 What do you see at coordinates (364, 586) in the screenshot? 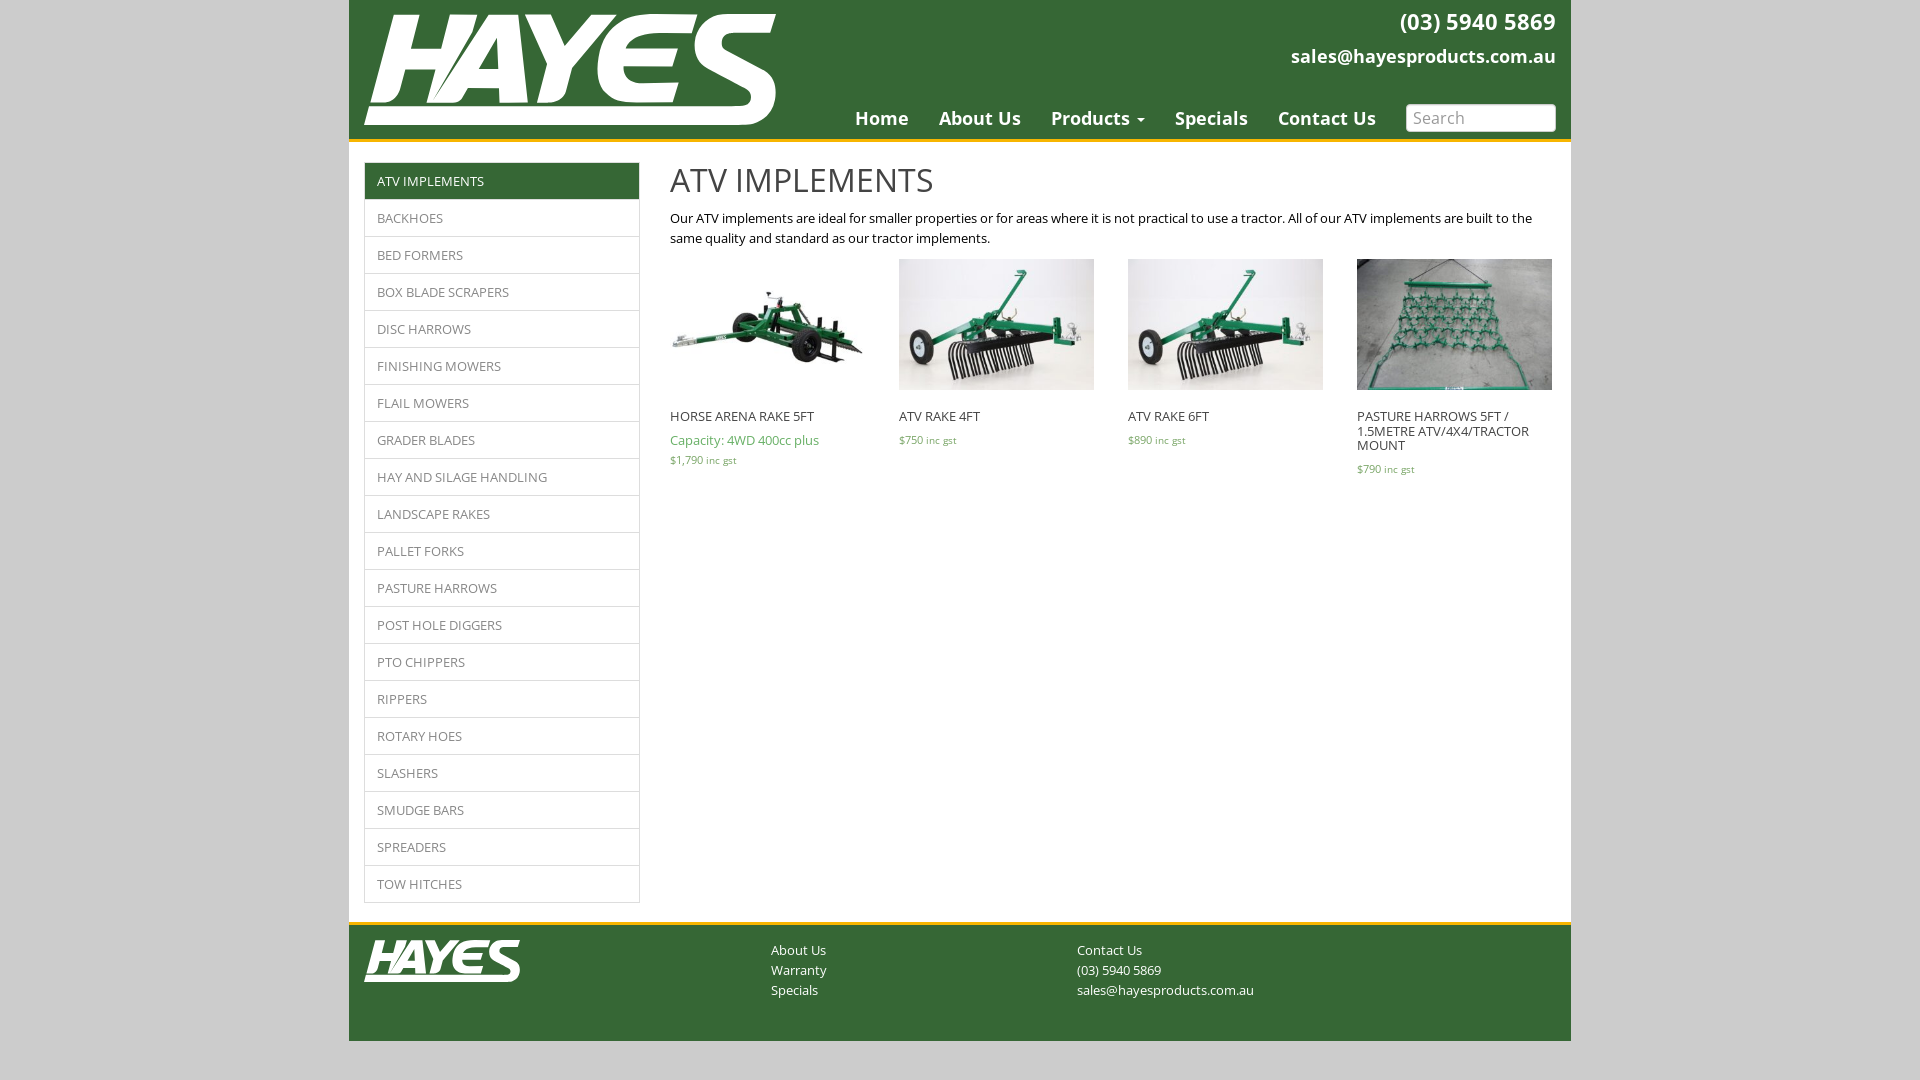
I see `'PASTURE HARROWS'` at bounding box center [364, 586].